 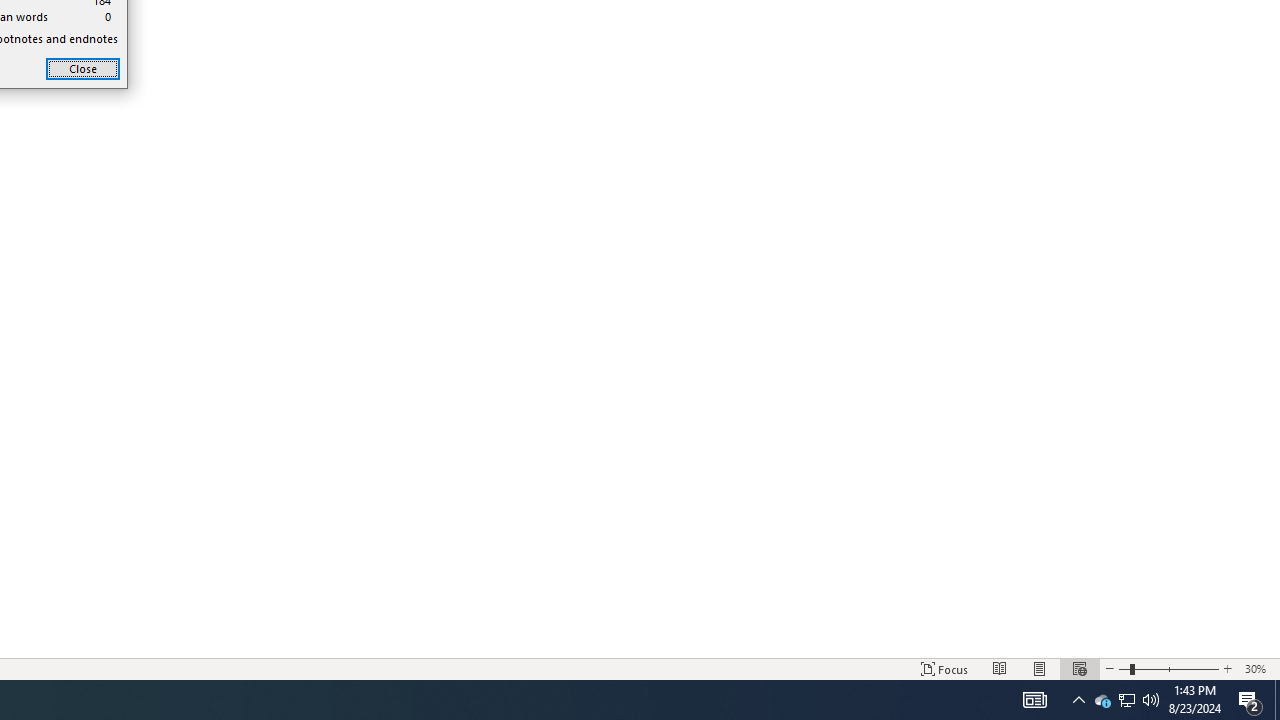 I want to click on 'Print Layout', so click(x=1040, y=669).